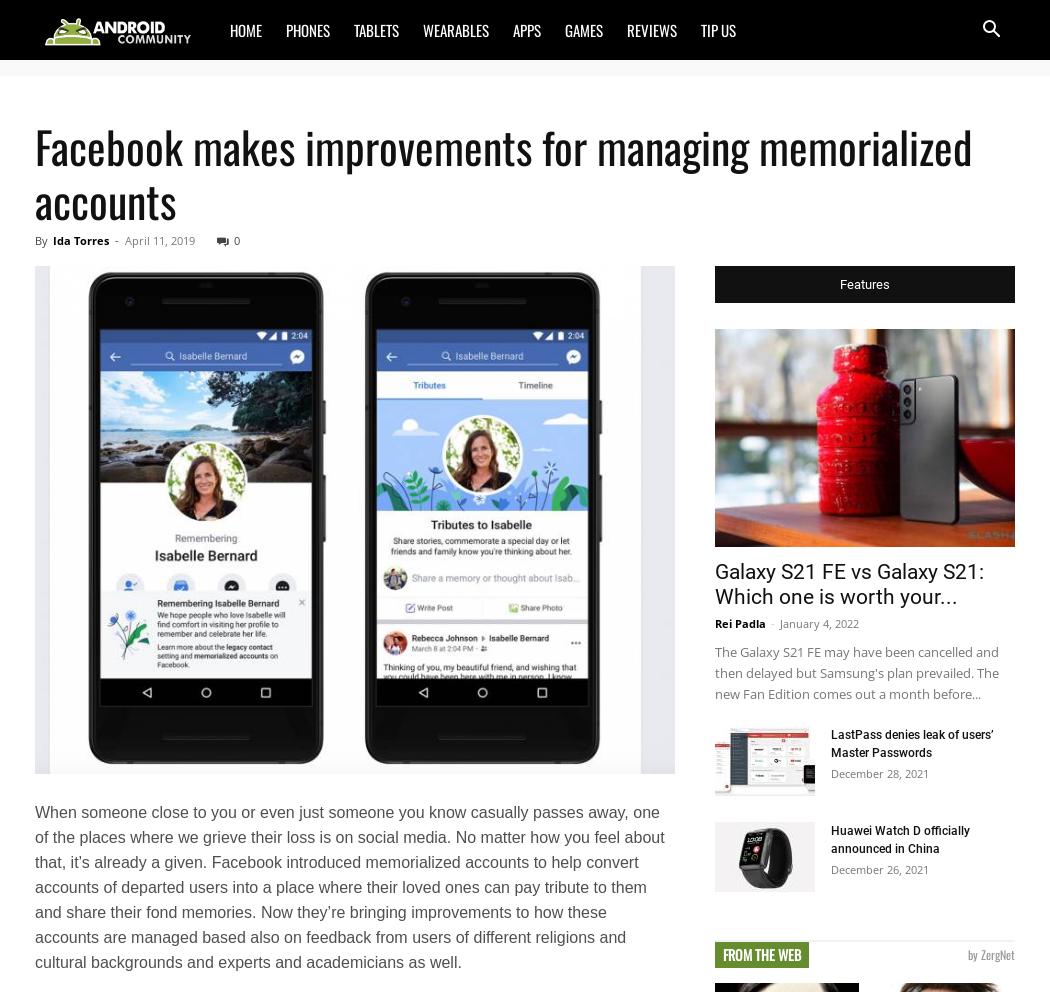  What do you see at coordinates (160, 240) in the screenshot?
I see `'April 11, 2019'` at bounding box center [160, 240].